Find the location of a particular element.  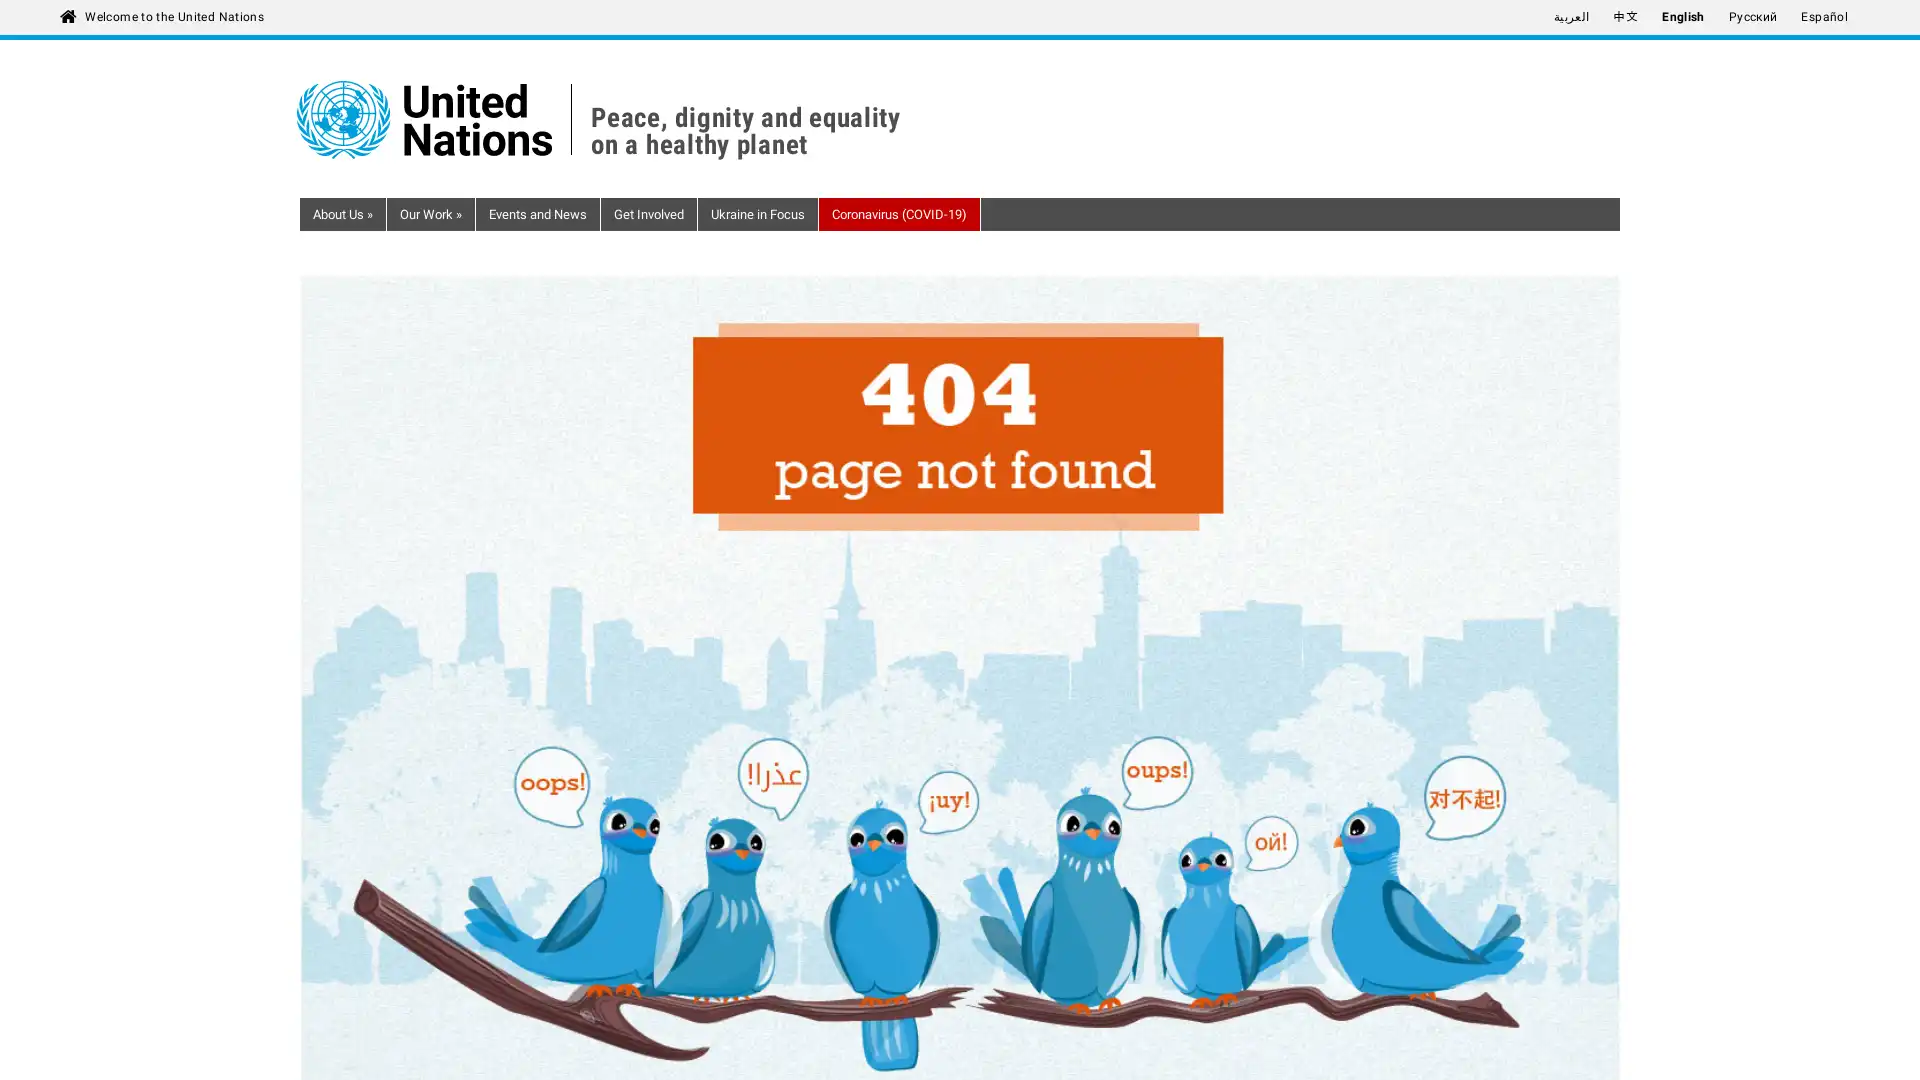

Ukraine in Focus is located at coordinates (757, 213).